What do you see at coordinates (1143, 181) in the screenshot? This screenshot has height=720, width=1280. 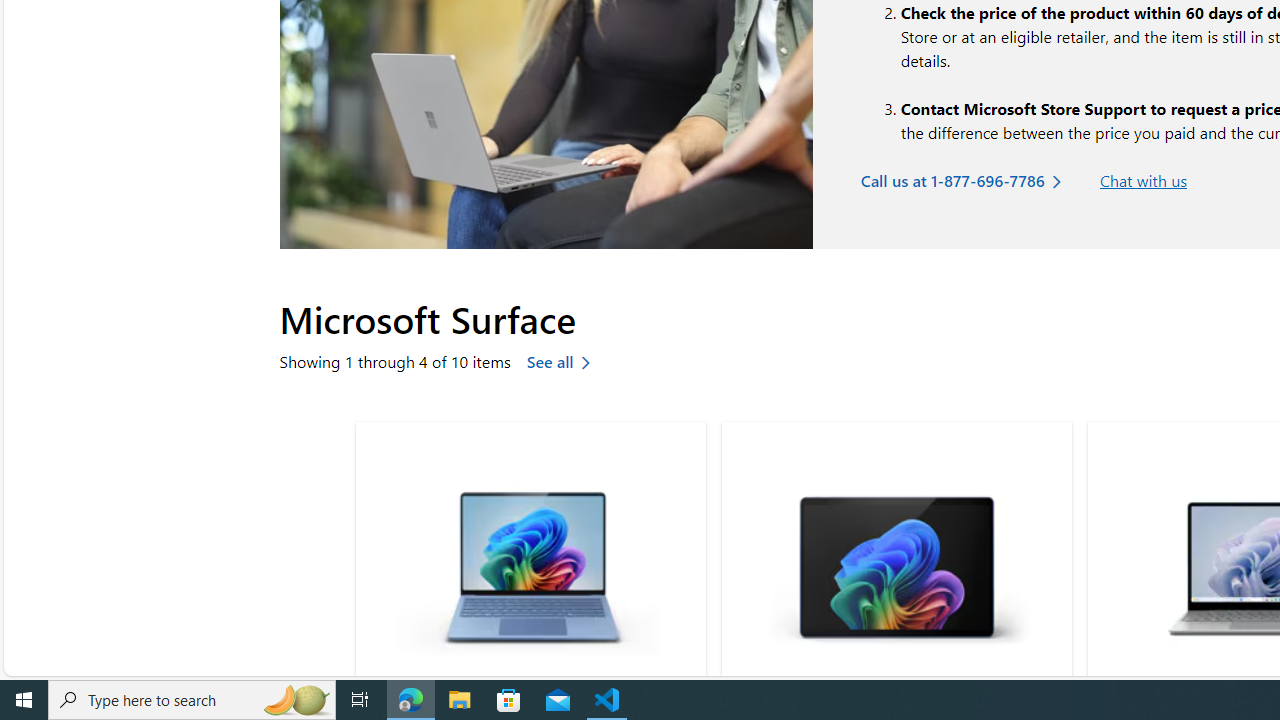 I see `'Chat with us'` at bounding box center [1143, 181].